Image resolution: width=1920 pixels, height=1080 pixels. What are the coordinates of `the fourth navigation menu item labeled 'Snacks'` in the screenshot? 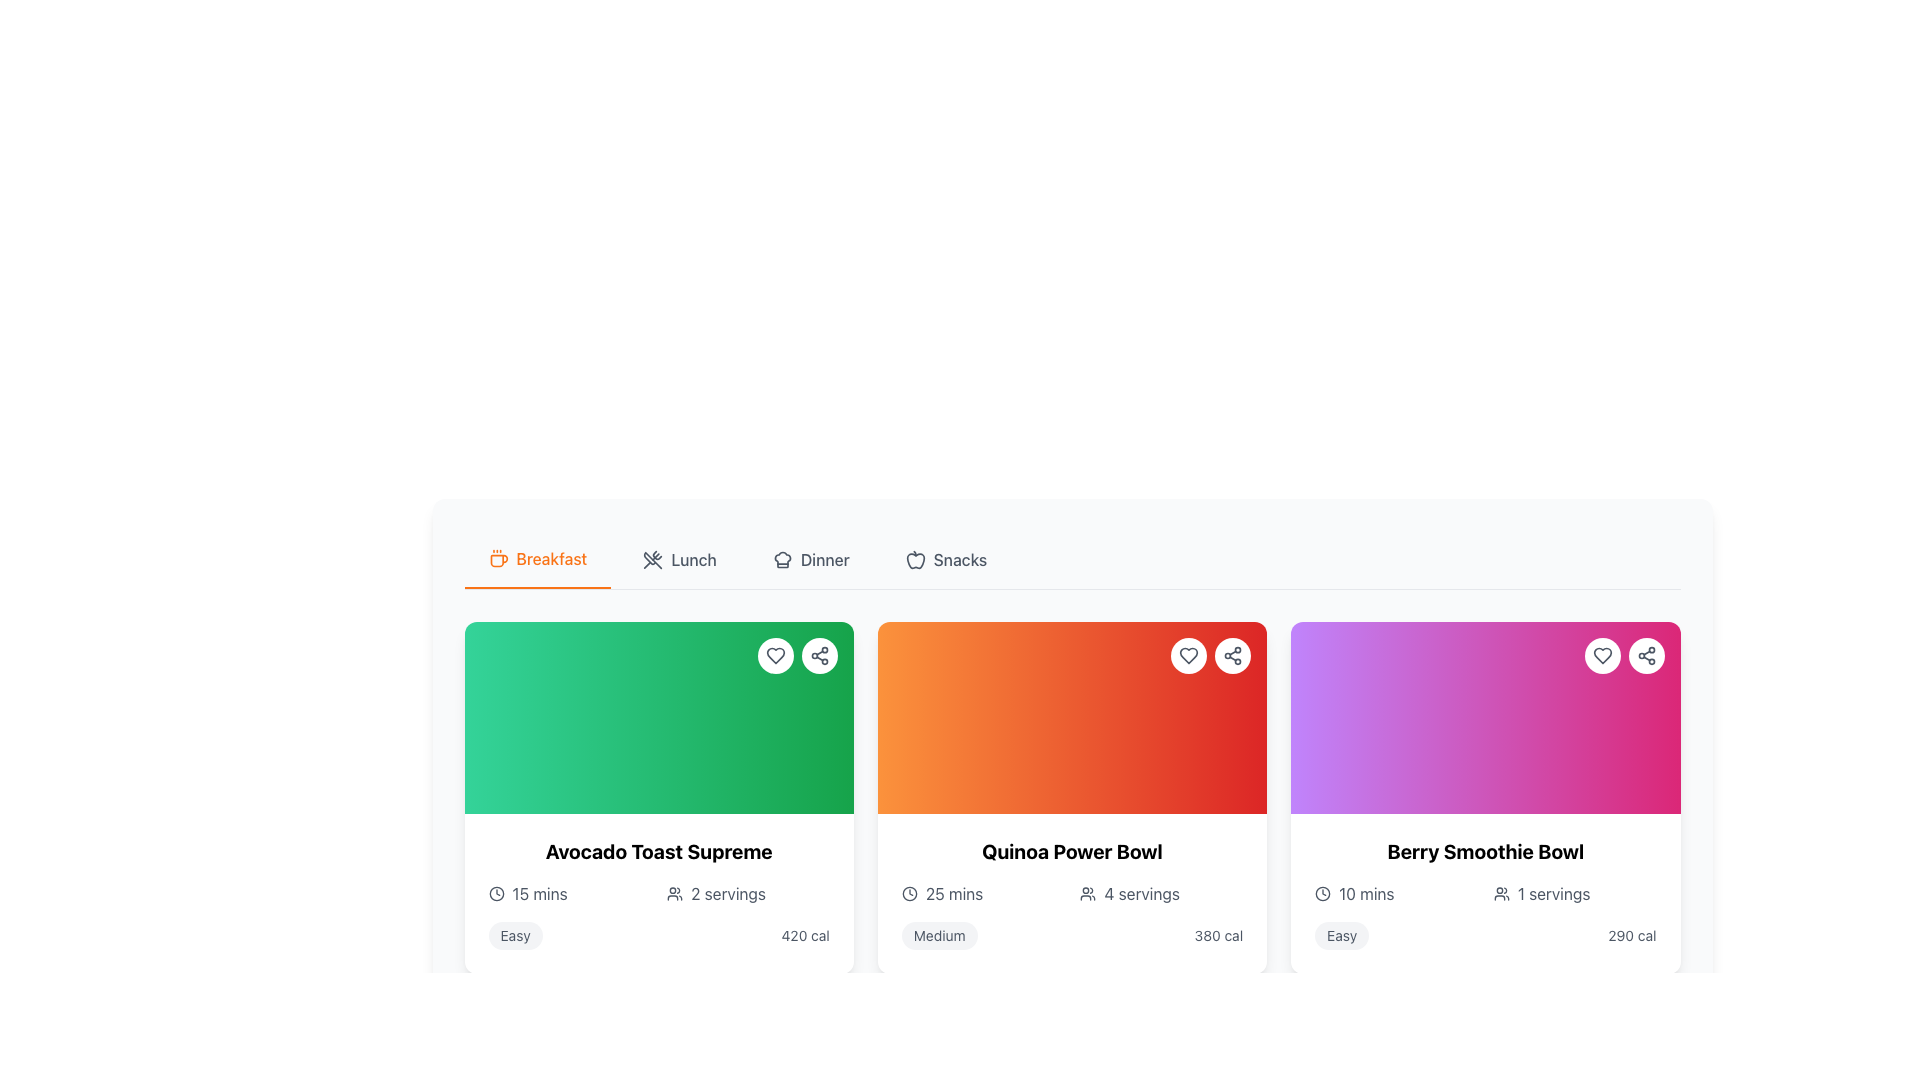 It's located at (945, 559).